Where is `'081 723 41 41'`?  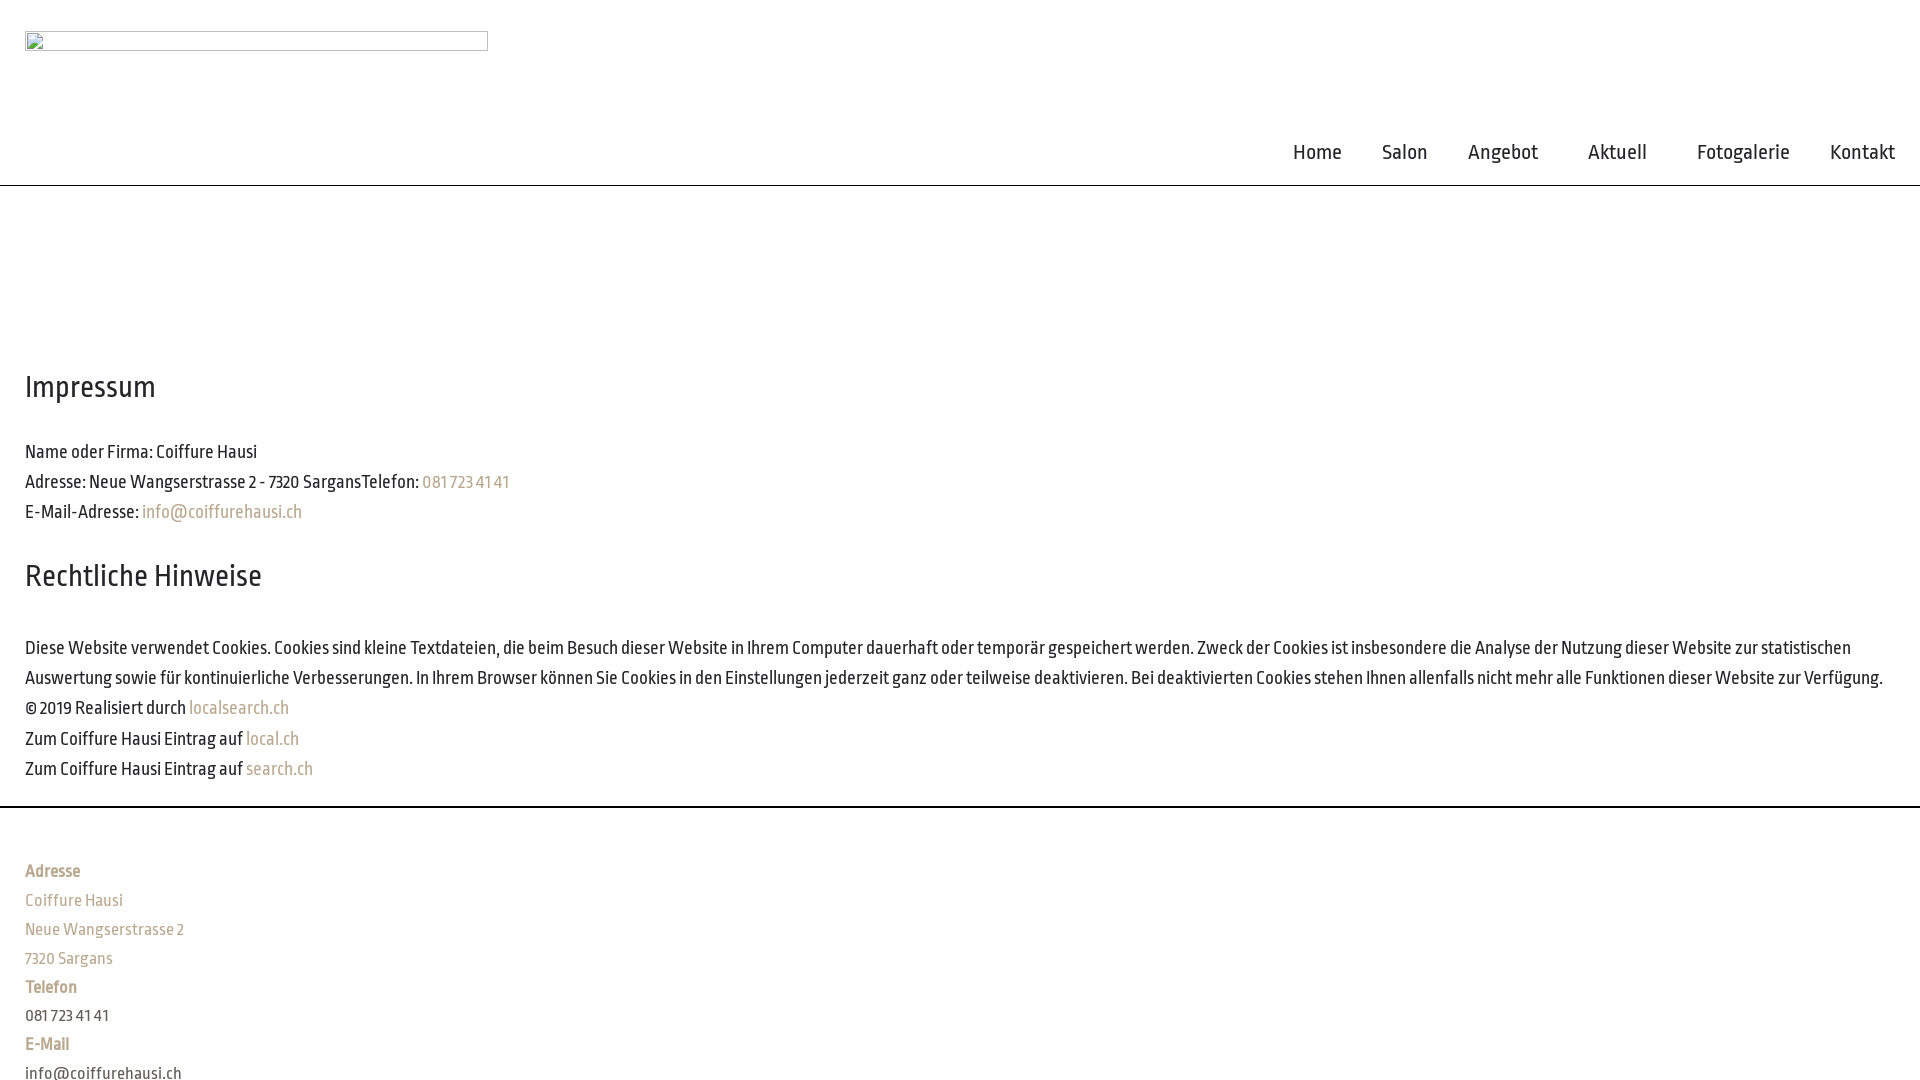 '081 723 41 41' is located at coordinates (24, 1015).